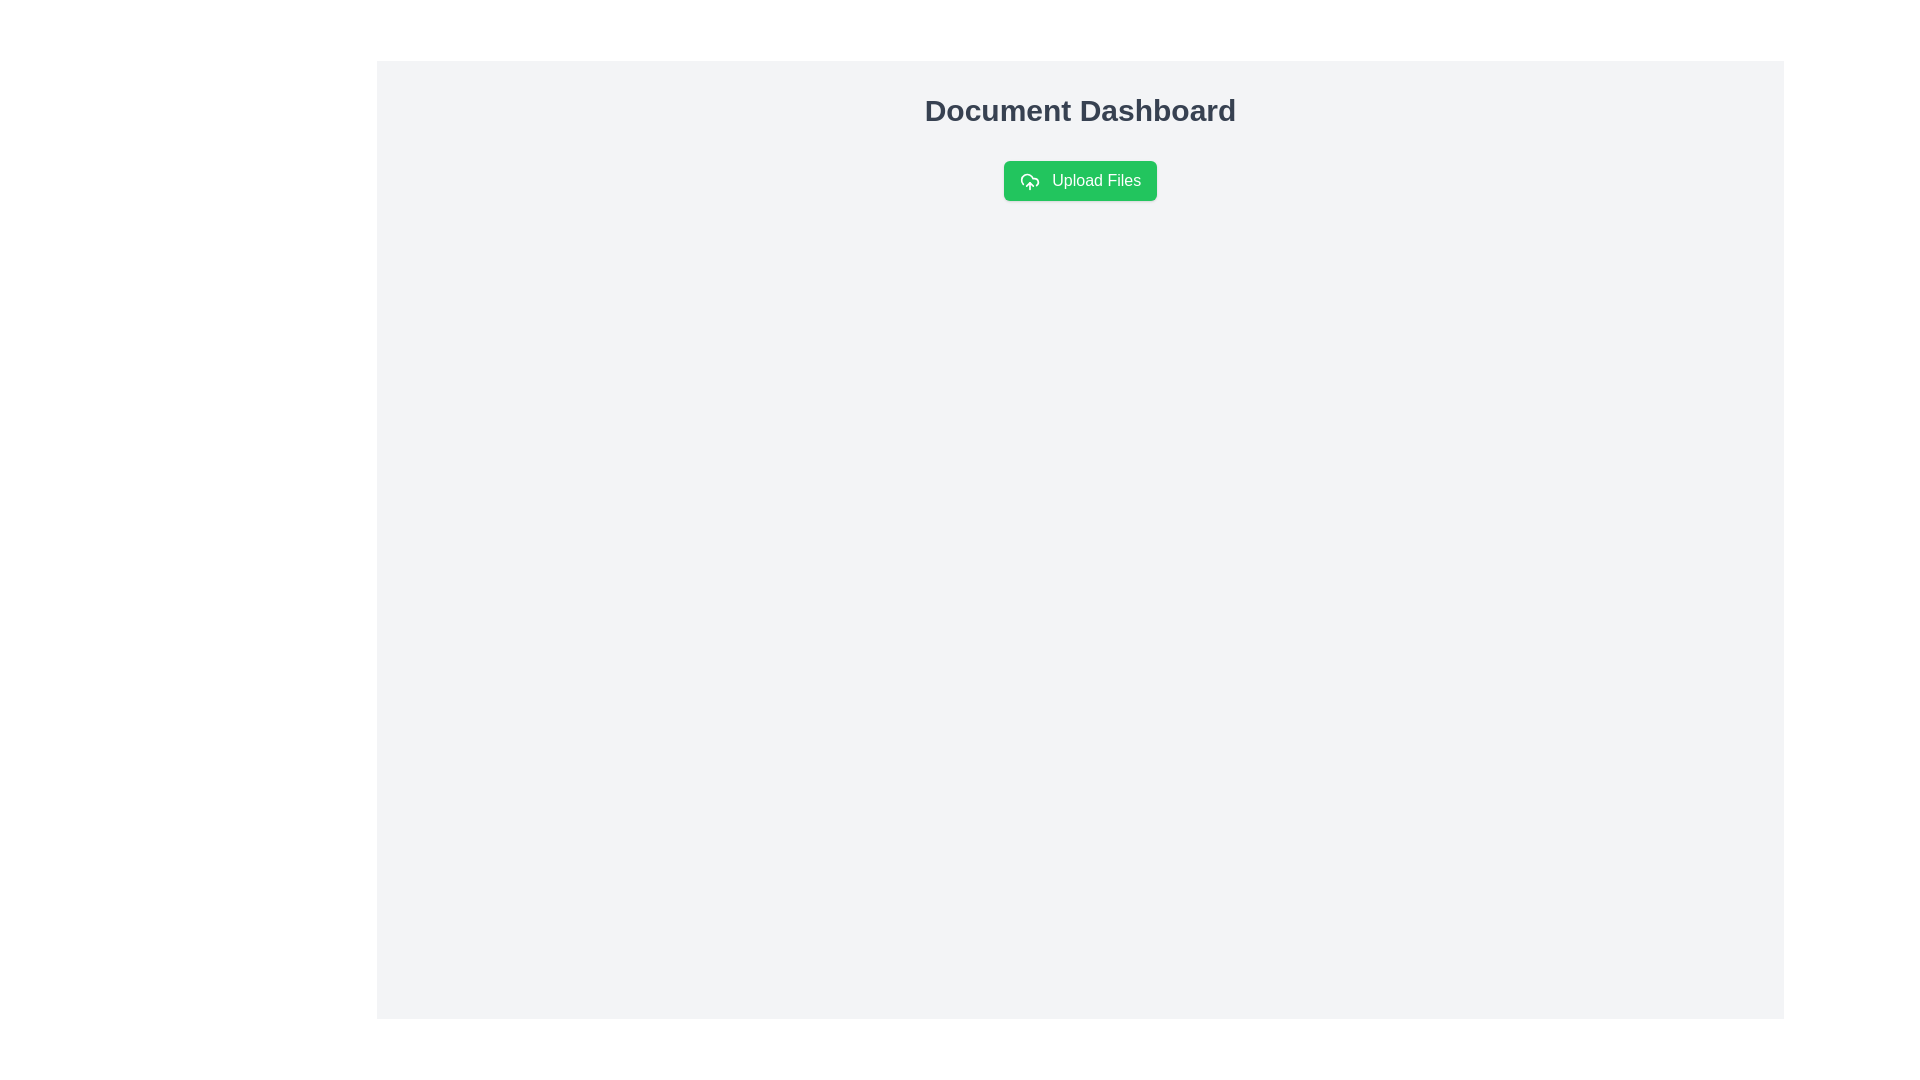  I want to click on the green 'Upload Files' button with rounded corners, which is located below the 'Document Dashboard' header, to initiate file upload, so click(1079, 181).